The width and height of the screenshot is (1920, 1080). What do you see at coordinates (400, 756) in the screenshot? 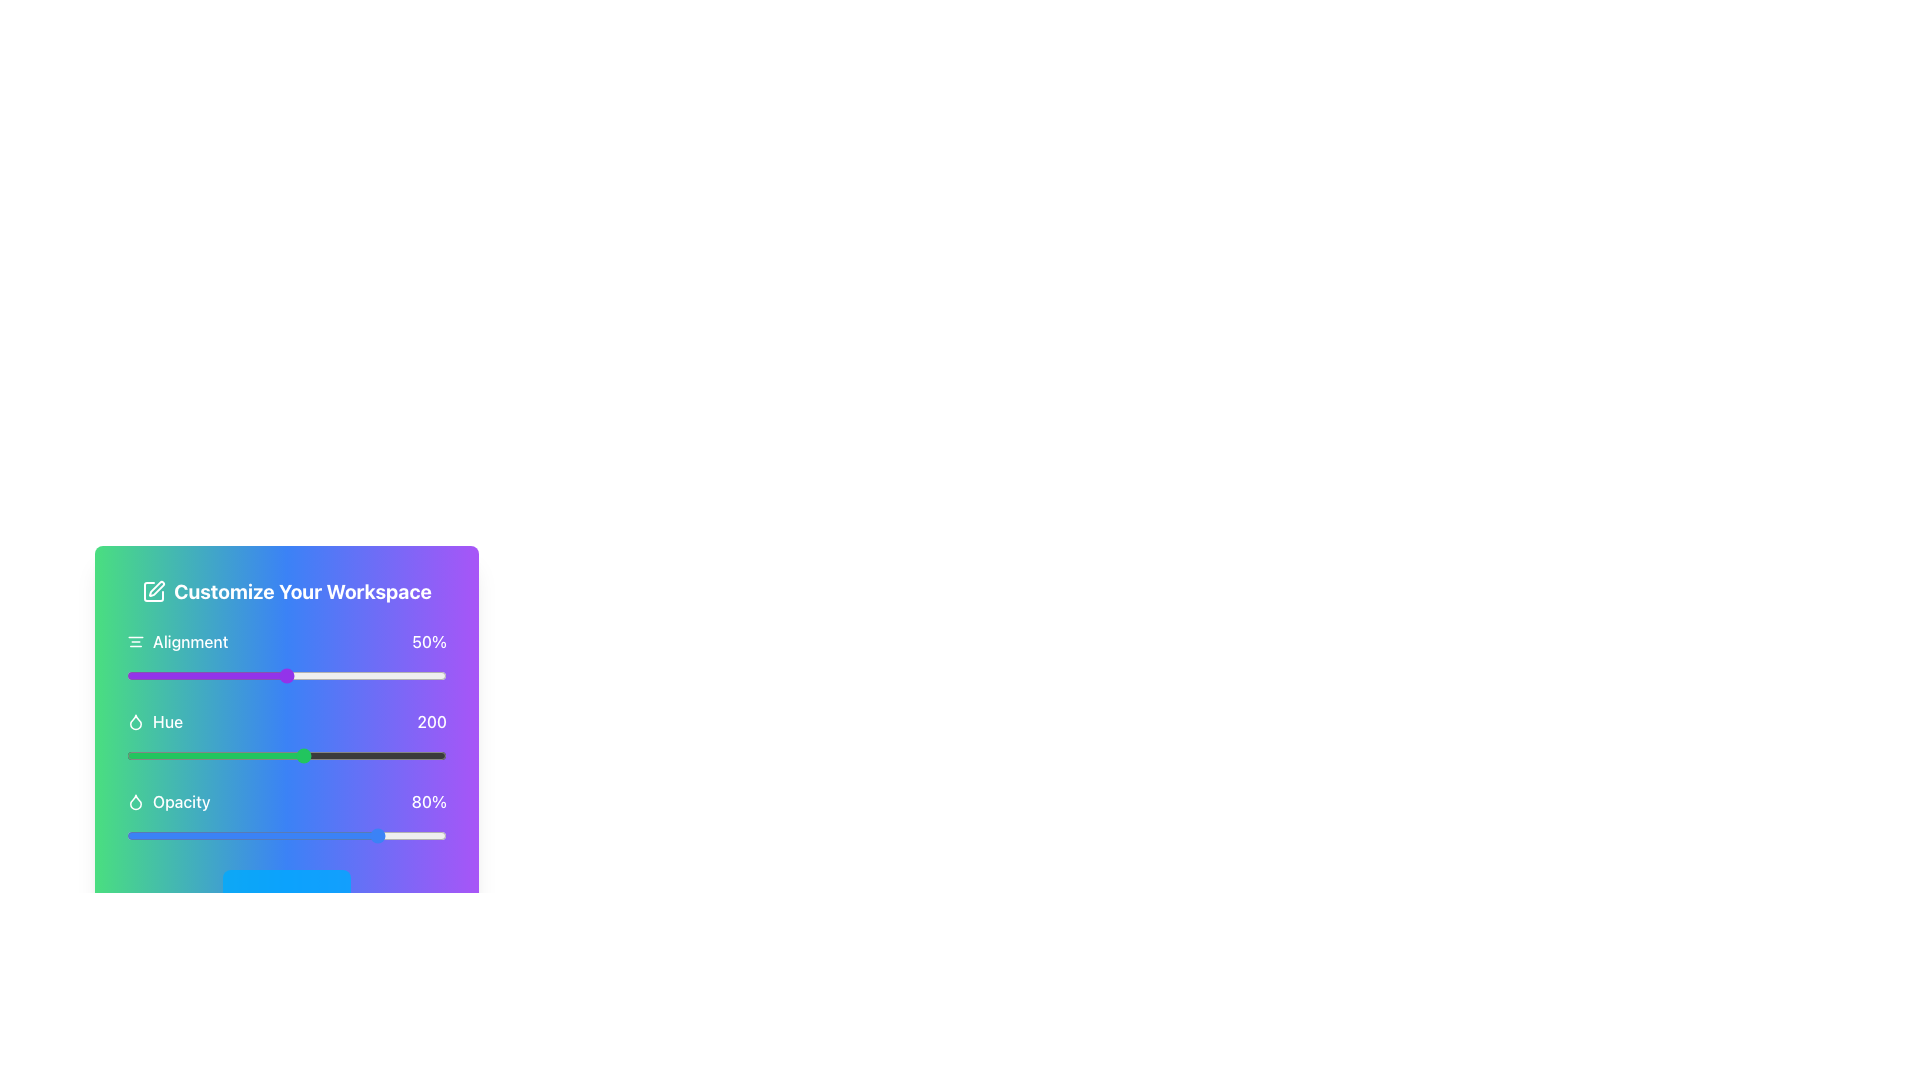
I see `hue` at bounding box center [400, 756].